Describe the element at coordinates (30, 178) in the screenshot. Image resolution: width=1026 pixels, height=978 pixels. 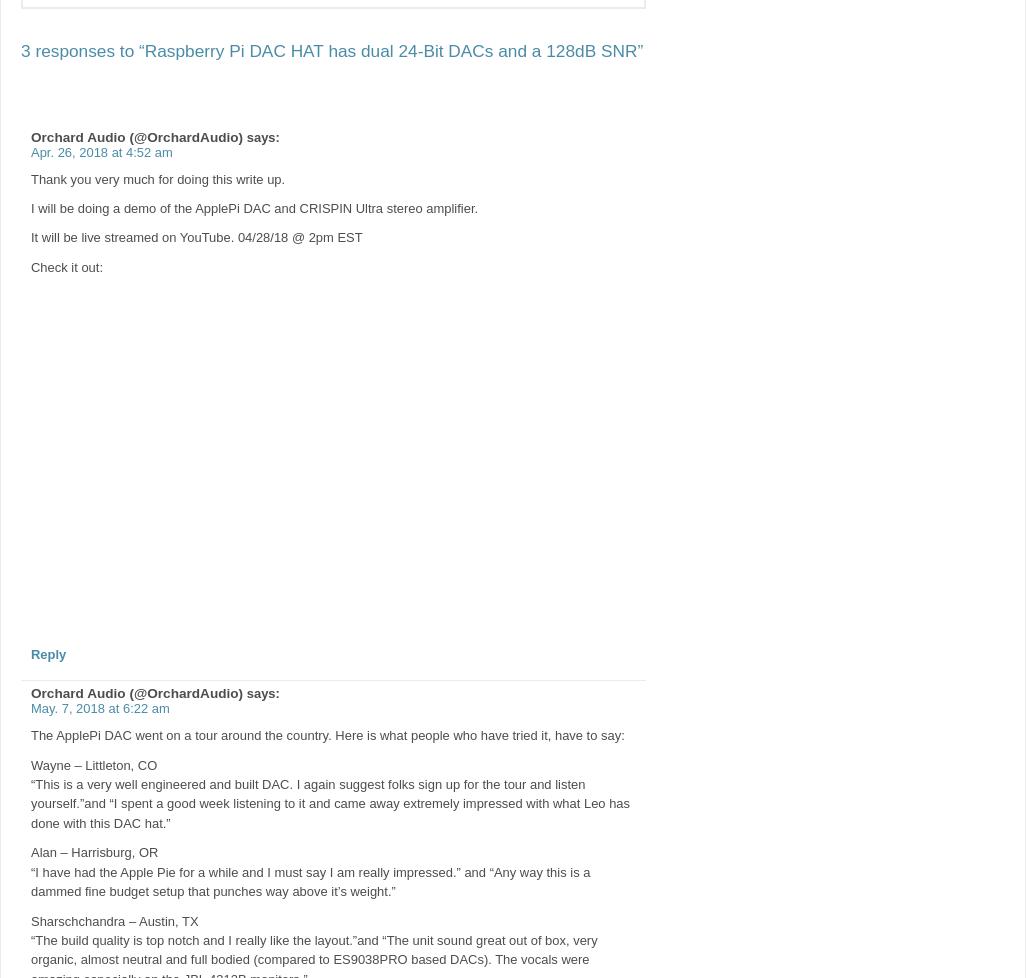
I see `'Thank you very much for doing this write up.'` at that location.